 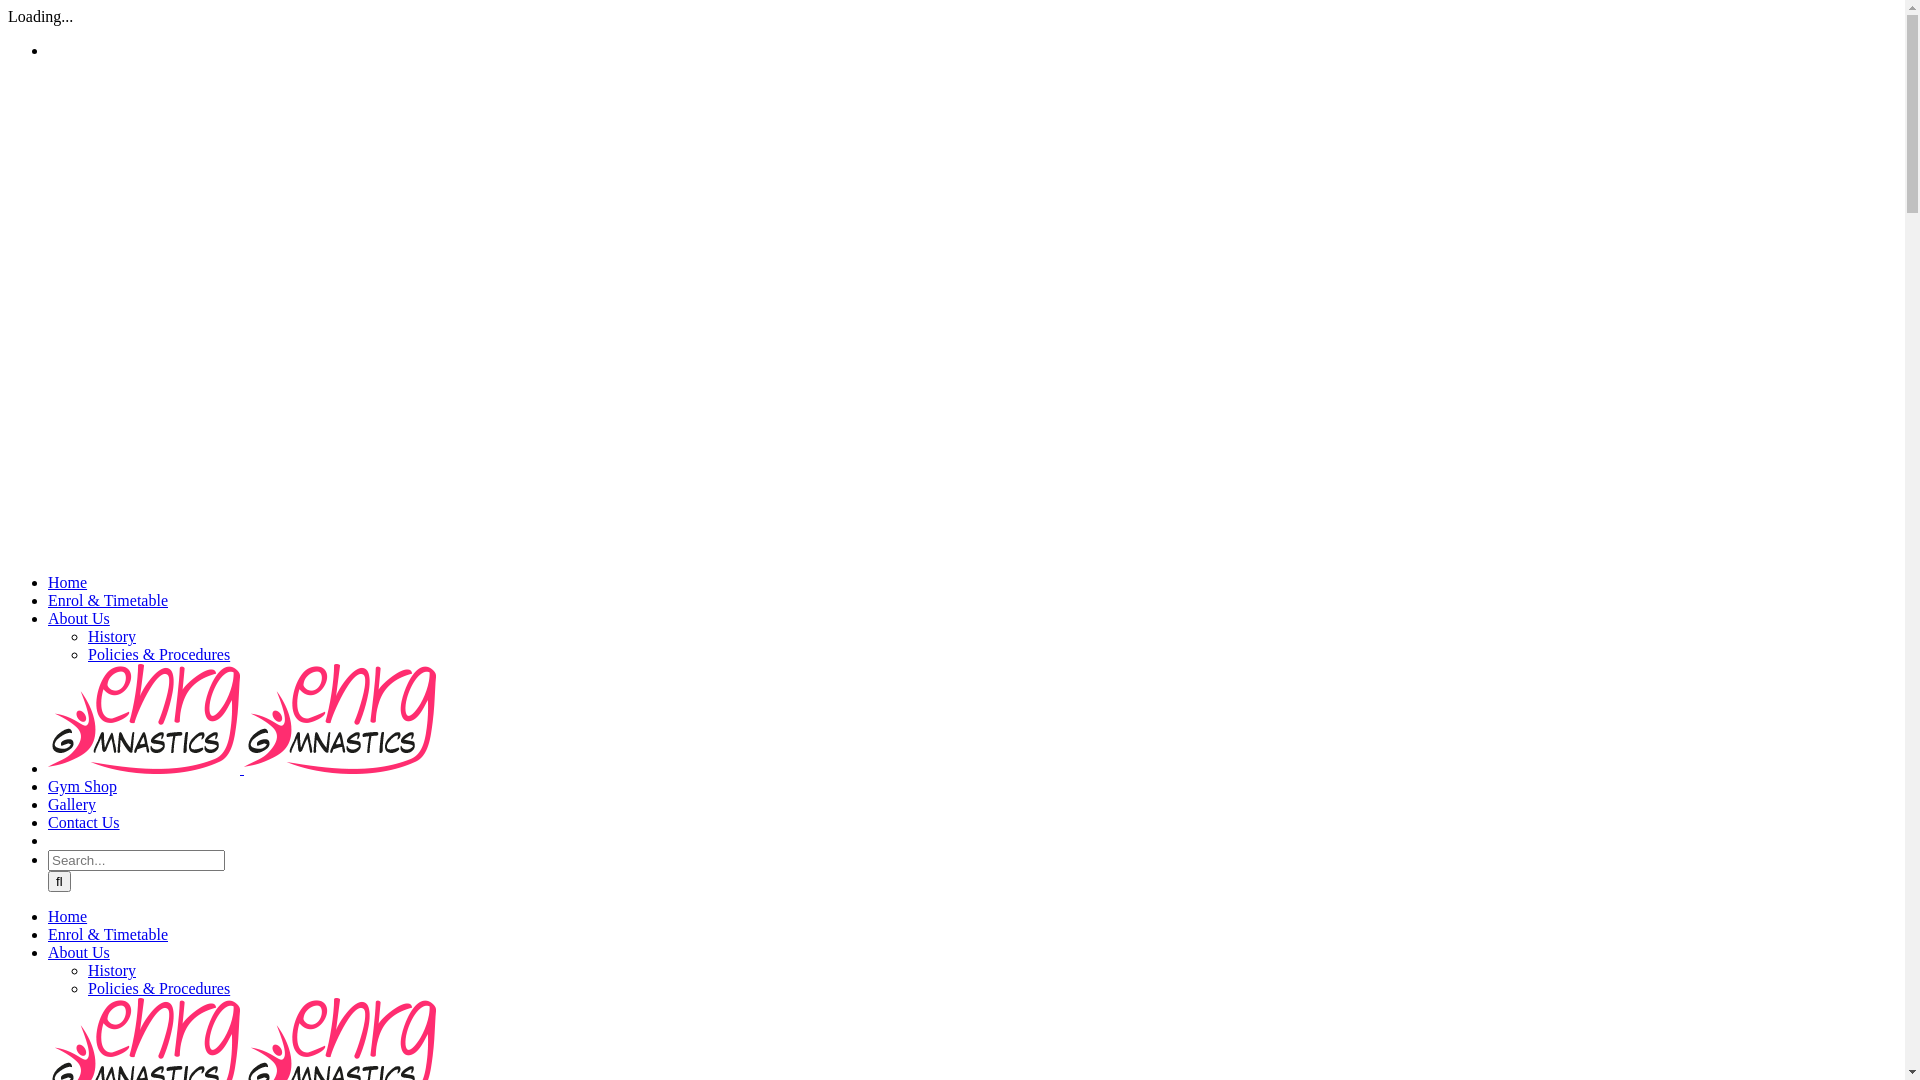 What do you see at coordinates (86, 654) in the screenshot?
I see `'Policies & Procedures'` at bounding box center [86, 654].